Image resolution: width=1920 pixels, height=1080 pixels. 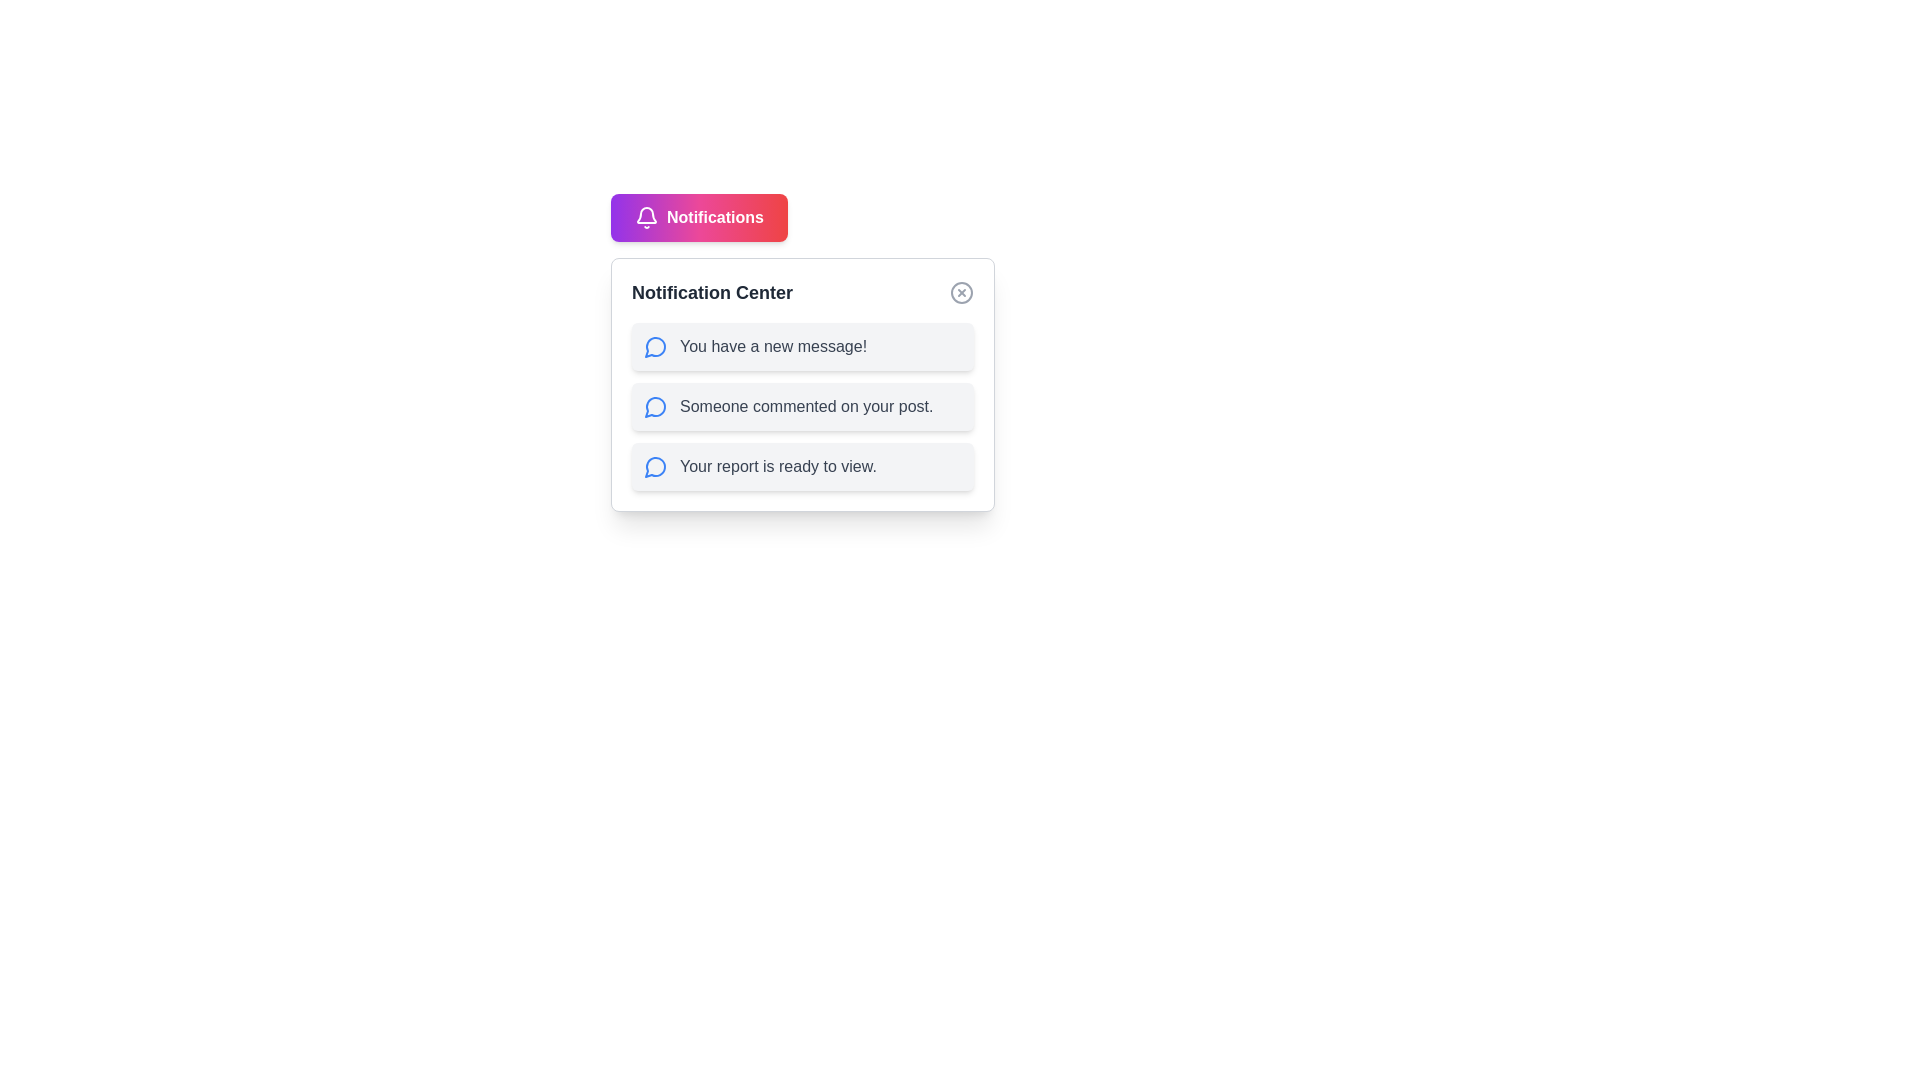 I want to click on the decorative circle of the close button located at the top-right corner of the notification panel, so click(x=961, y=293).